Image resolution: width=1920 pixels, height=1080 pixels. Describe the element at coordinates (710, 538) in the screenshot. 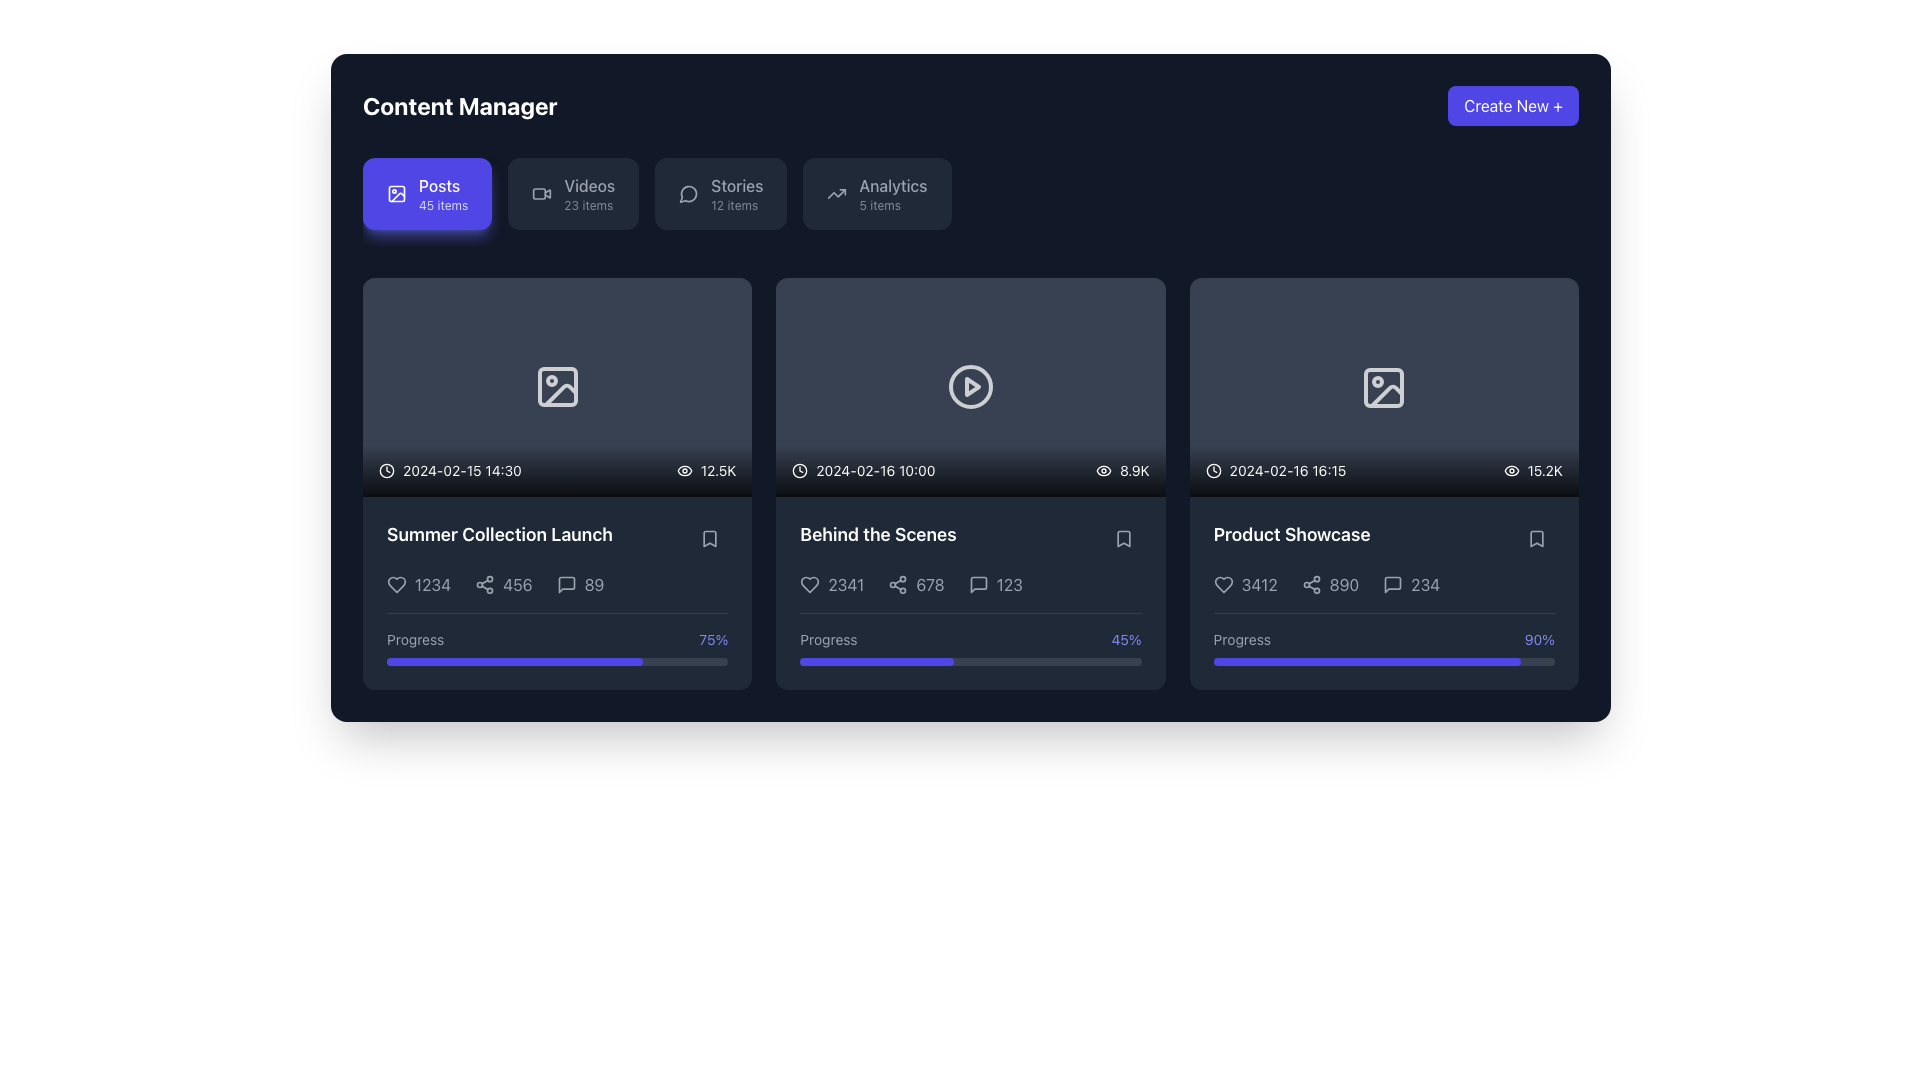

I see `the Bookmark icon located in the upper-right corner of the 'Summer Collection Launch' card to bookmark the item` at that location.